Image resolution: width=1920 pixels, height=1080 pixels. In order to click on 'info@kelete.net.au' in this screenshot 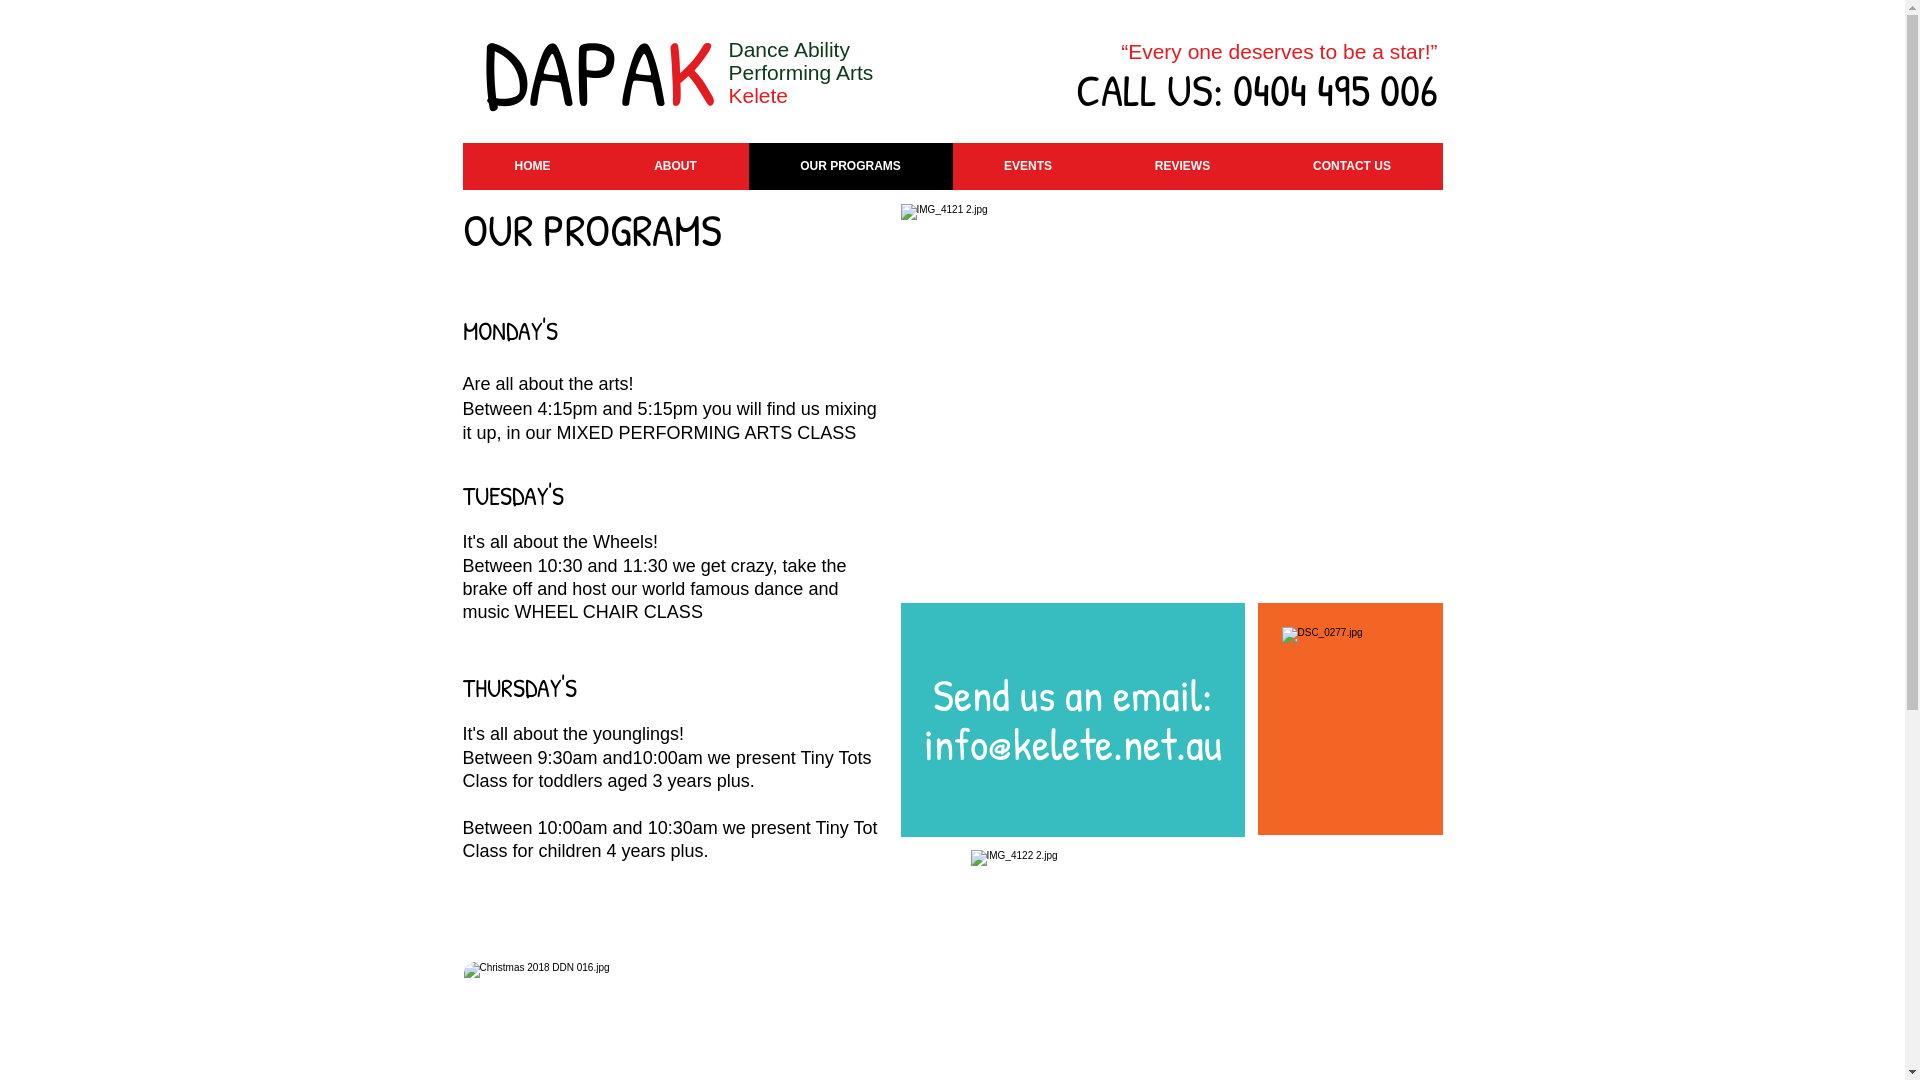, I will do `click(1072, 743)`.